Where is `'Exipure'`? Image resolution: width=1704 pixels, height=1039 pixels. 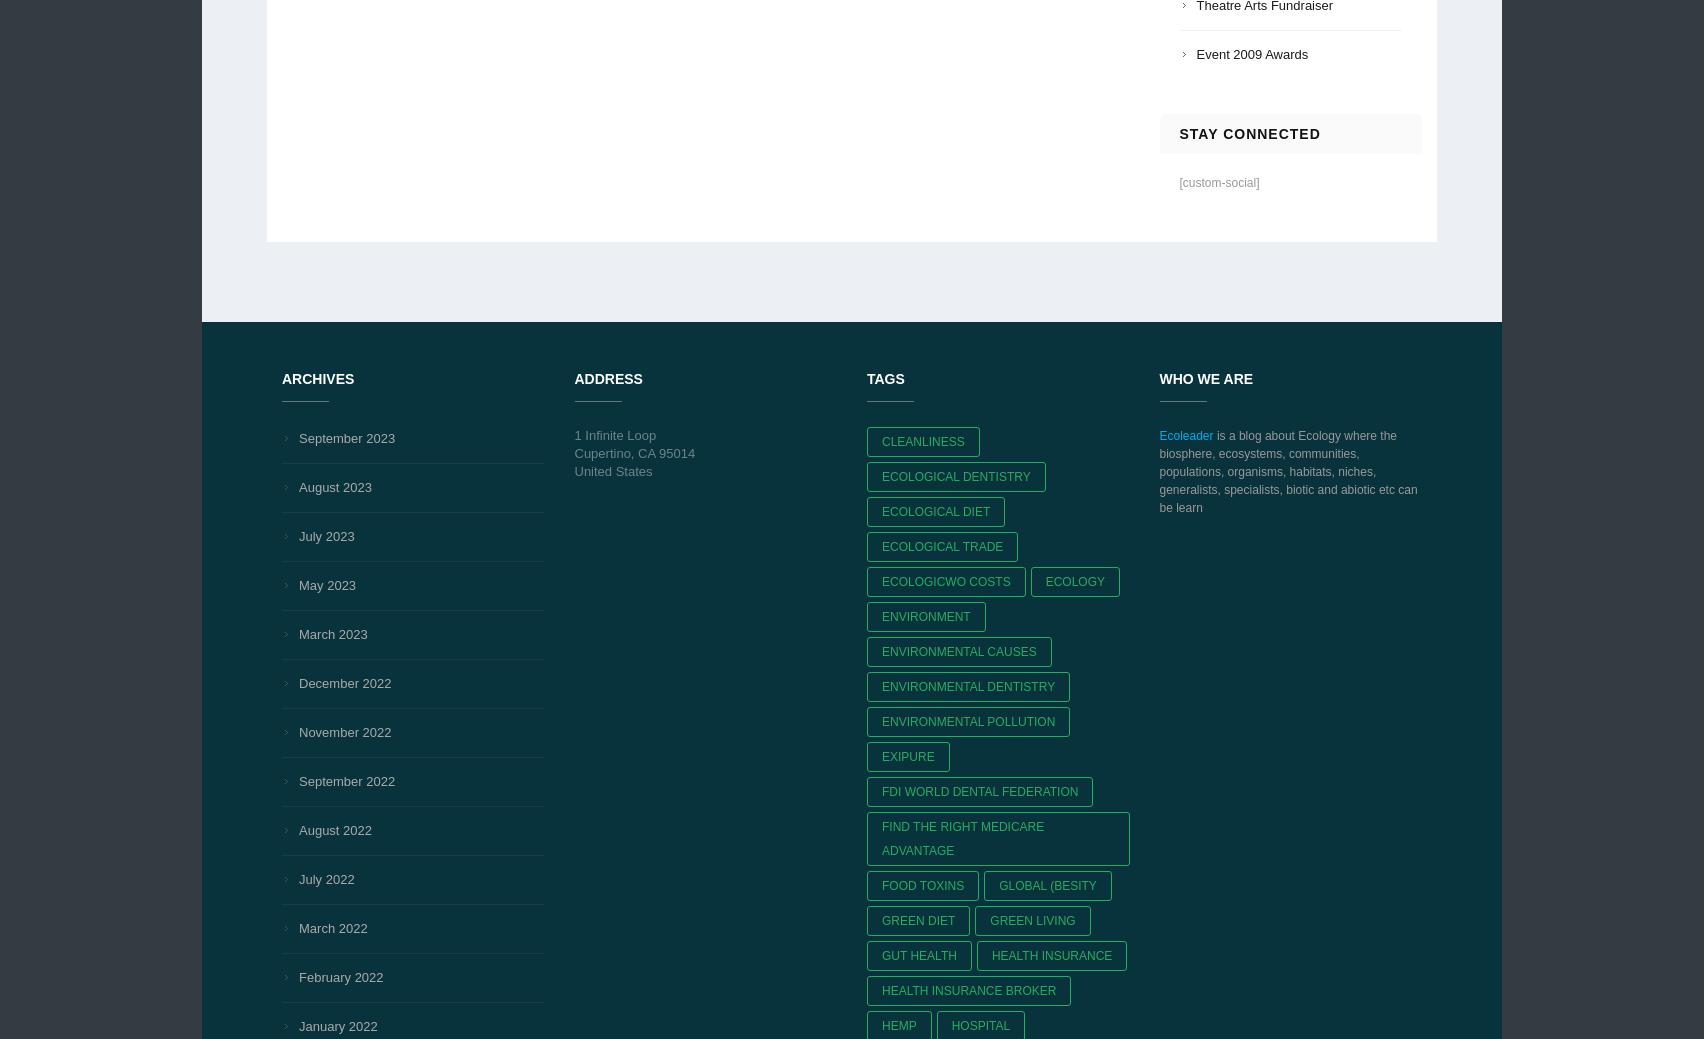
'Exipure' is located at coordinates (908, 756).